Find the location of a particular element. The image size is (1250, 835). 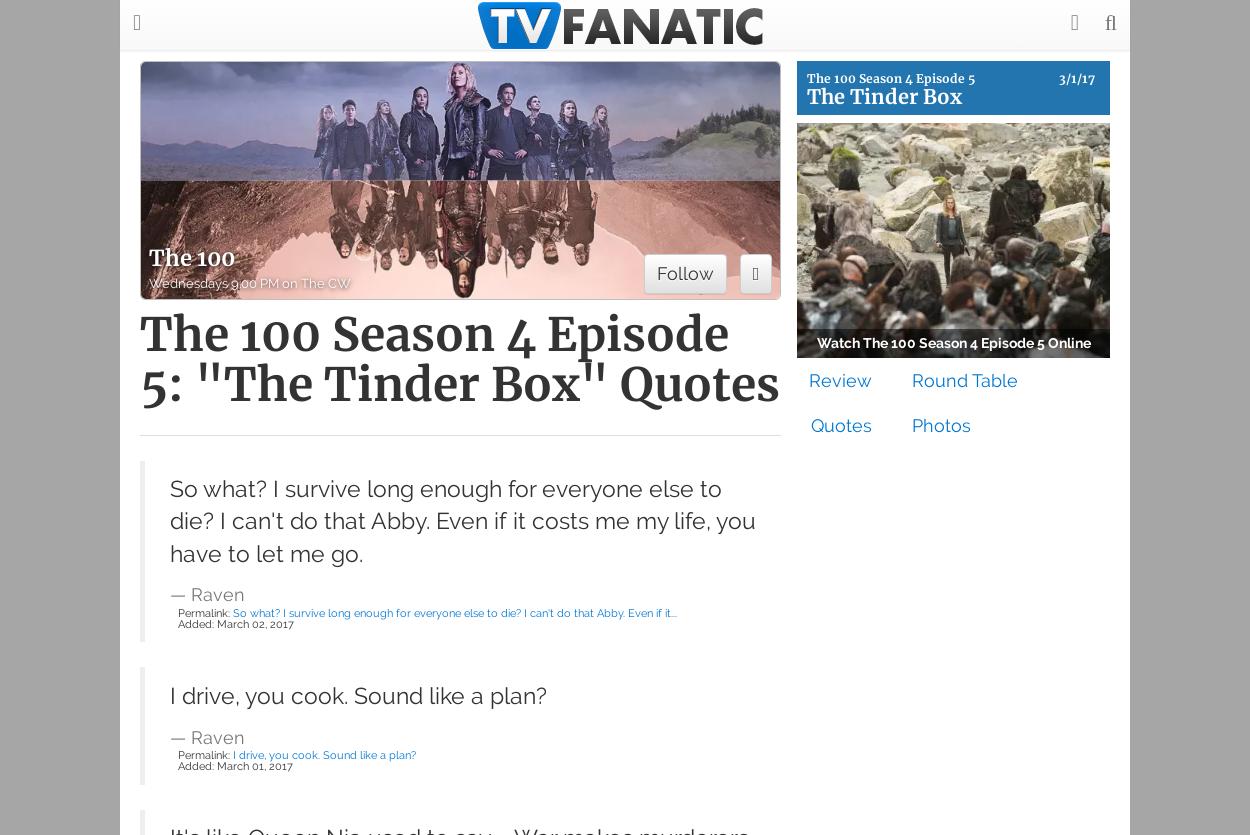

'3/1/17' is located at coordinates (1075, 78).